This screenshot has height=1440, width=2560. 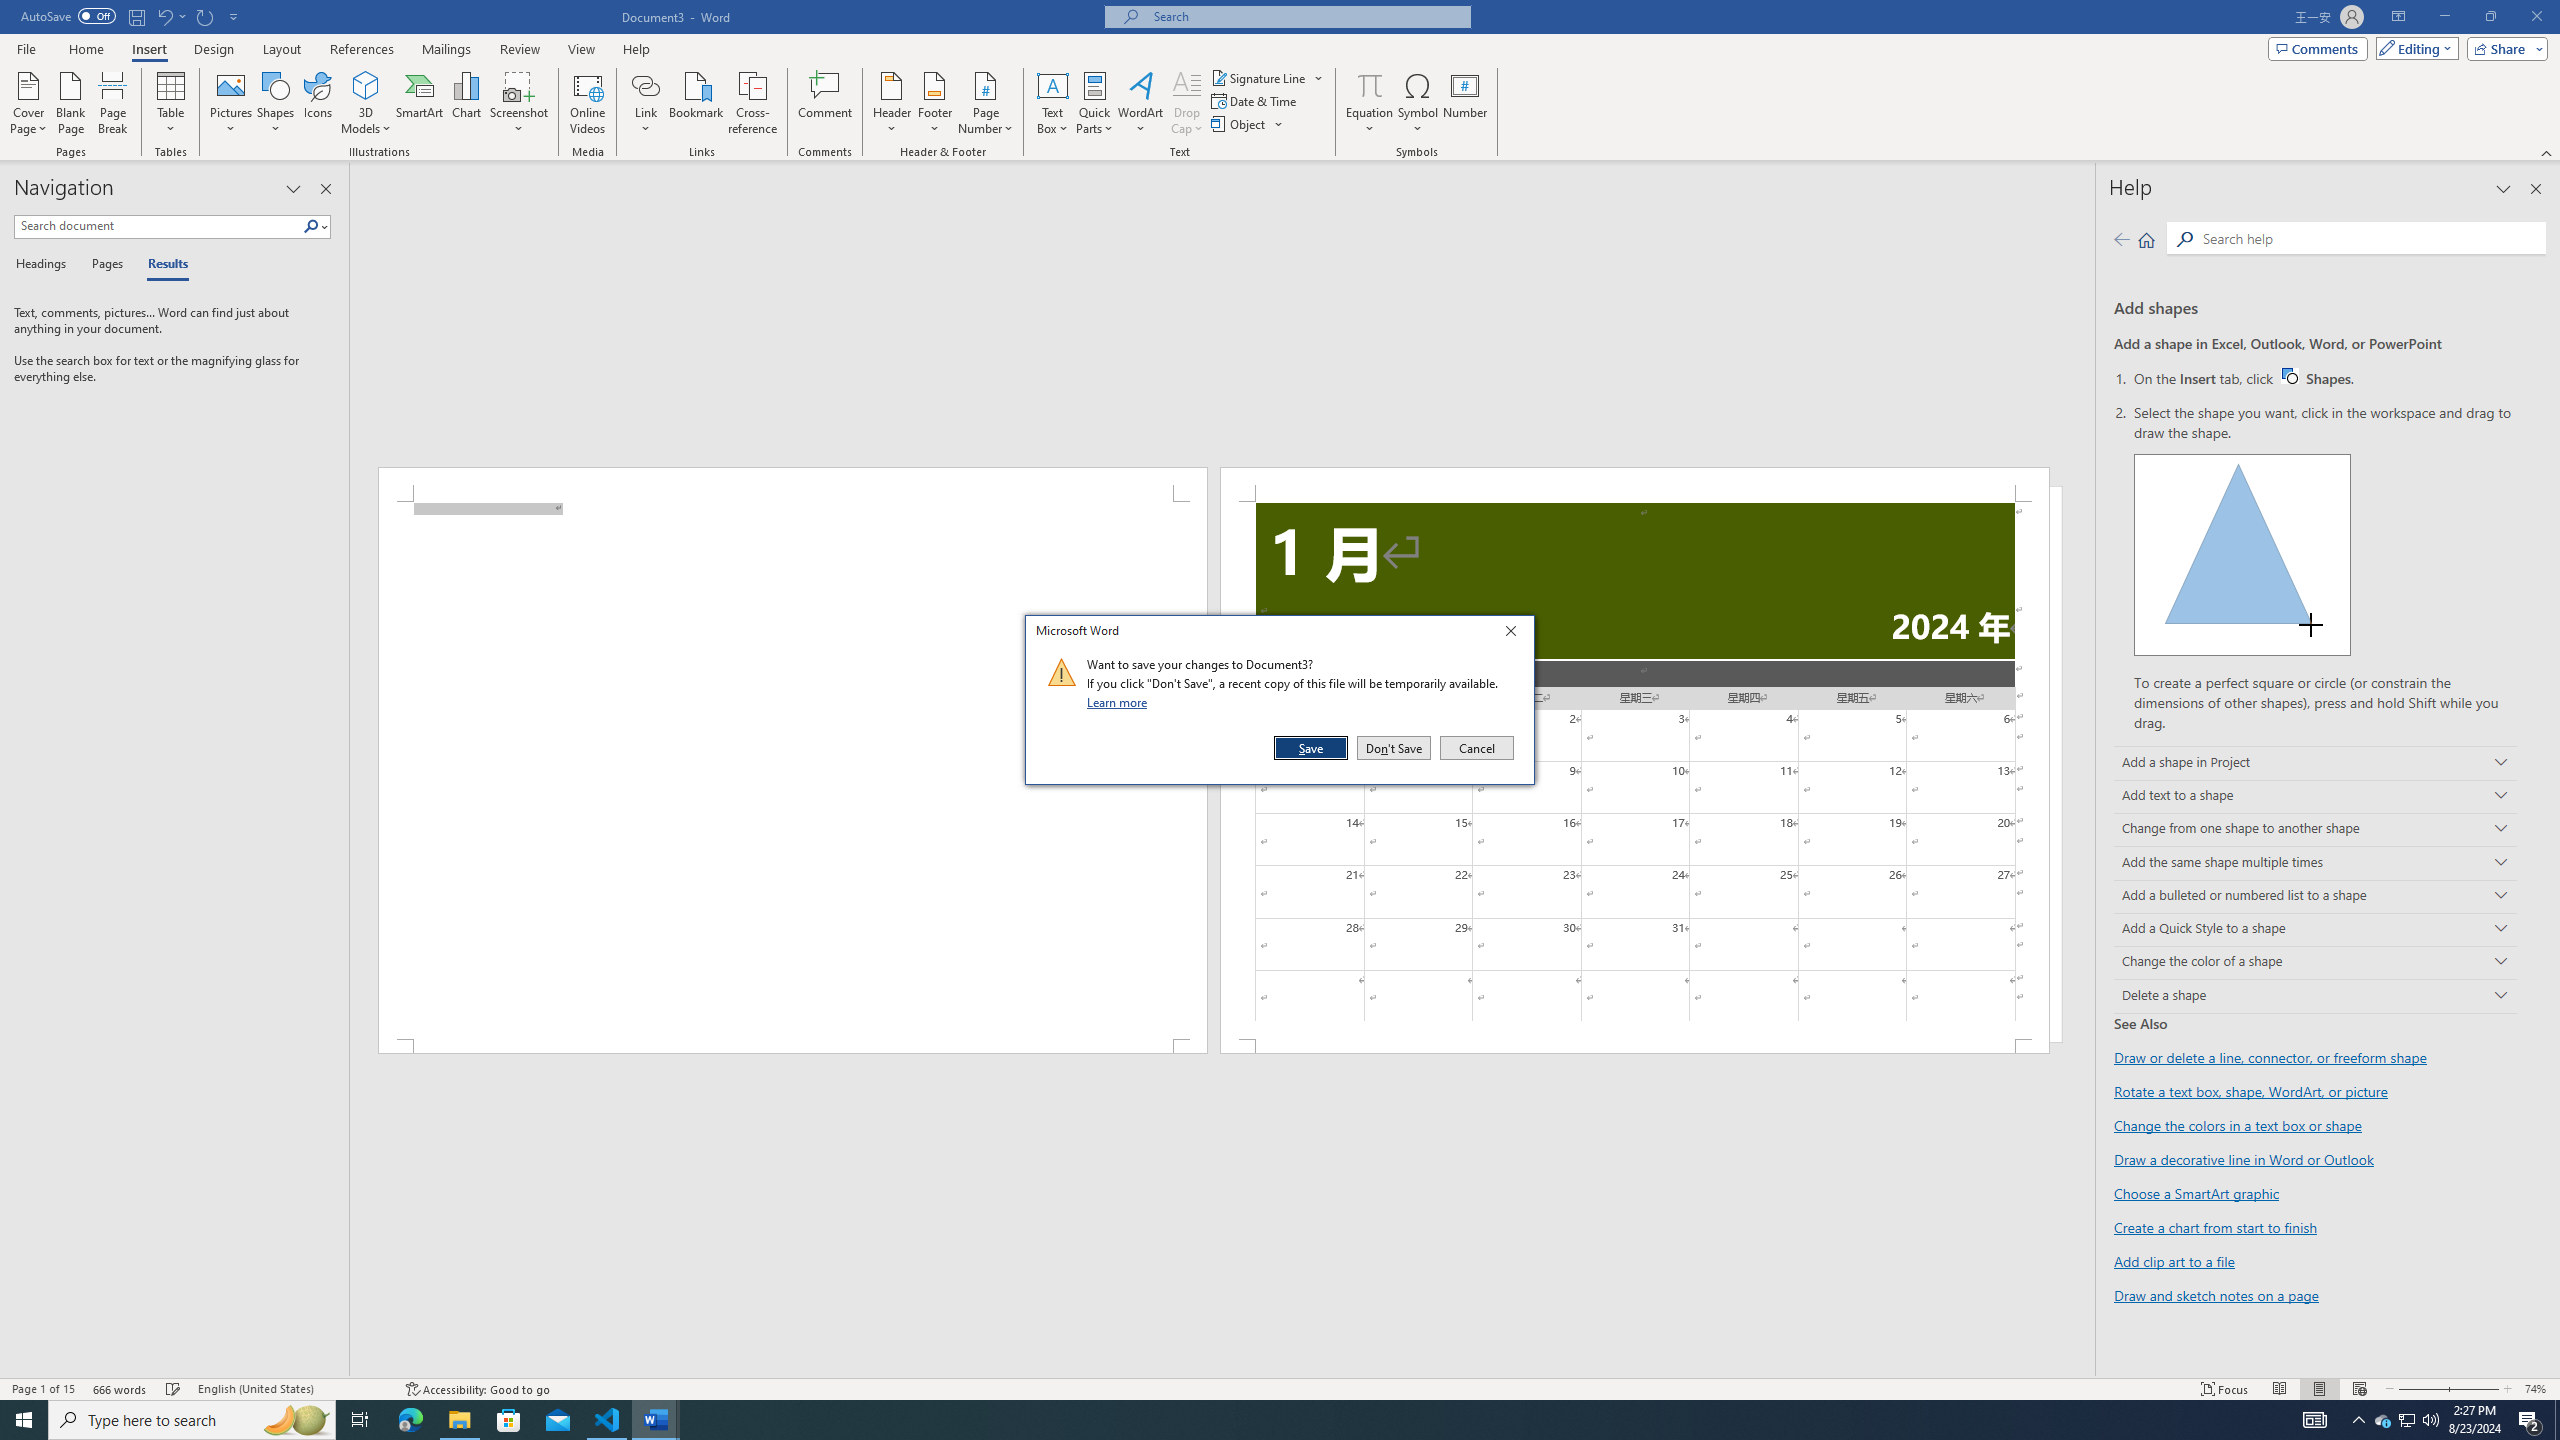 I want to click on 'Table', so click(x=171, y=103).